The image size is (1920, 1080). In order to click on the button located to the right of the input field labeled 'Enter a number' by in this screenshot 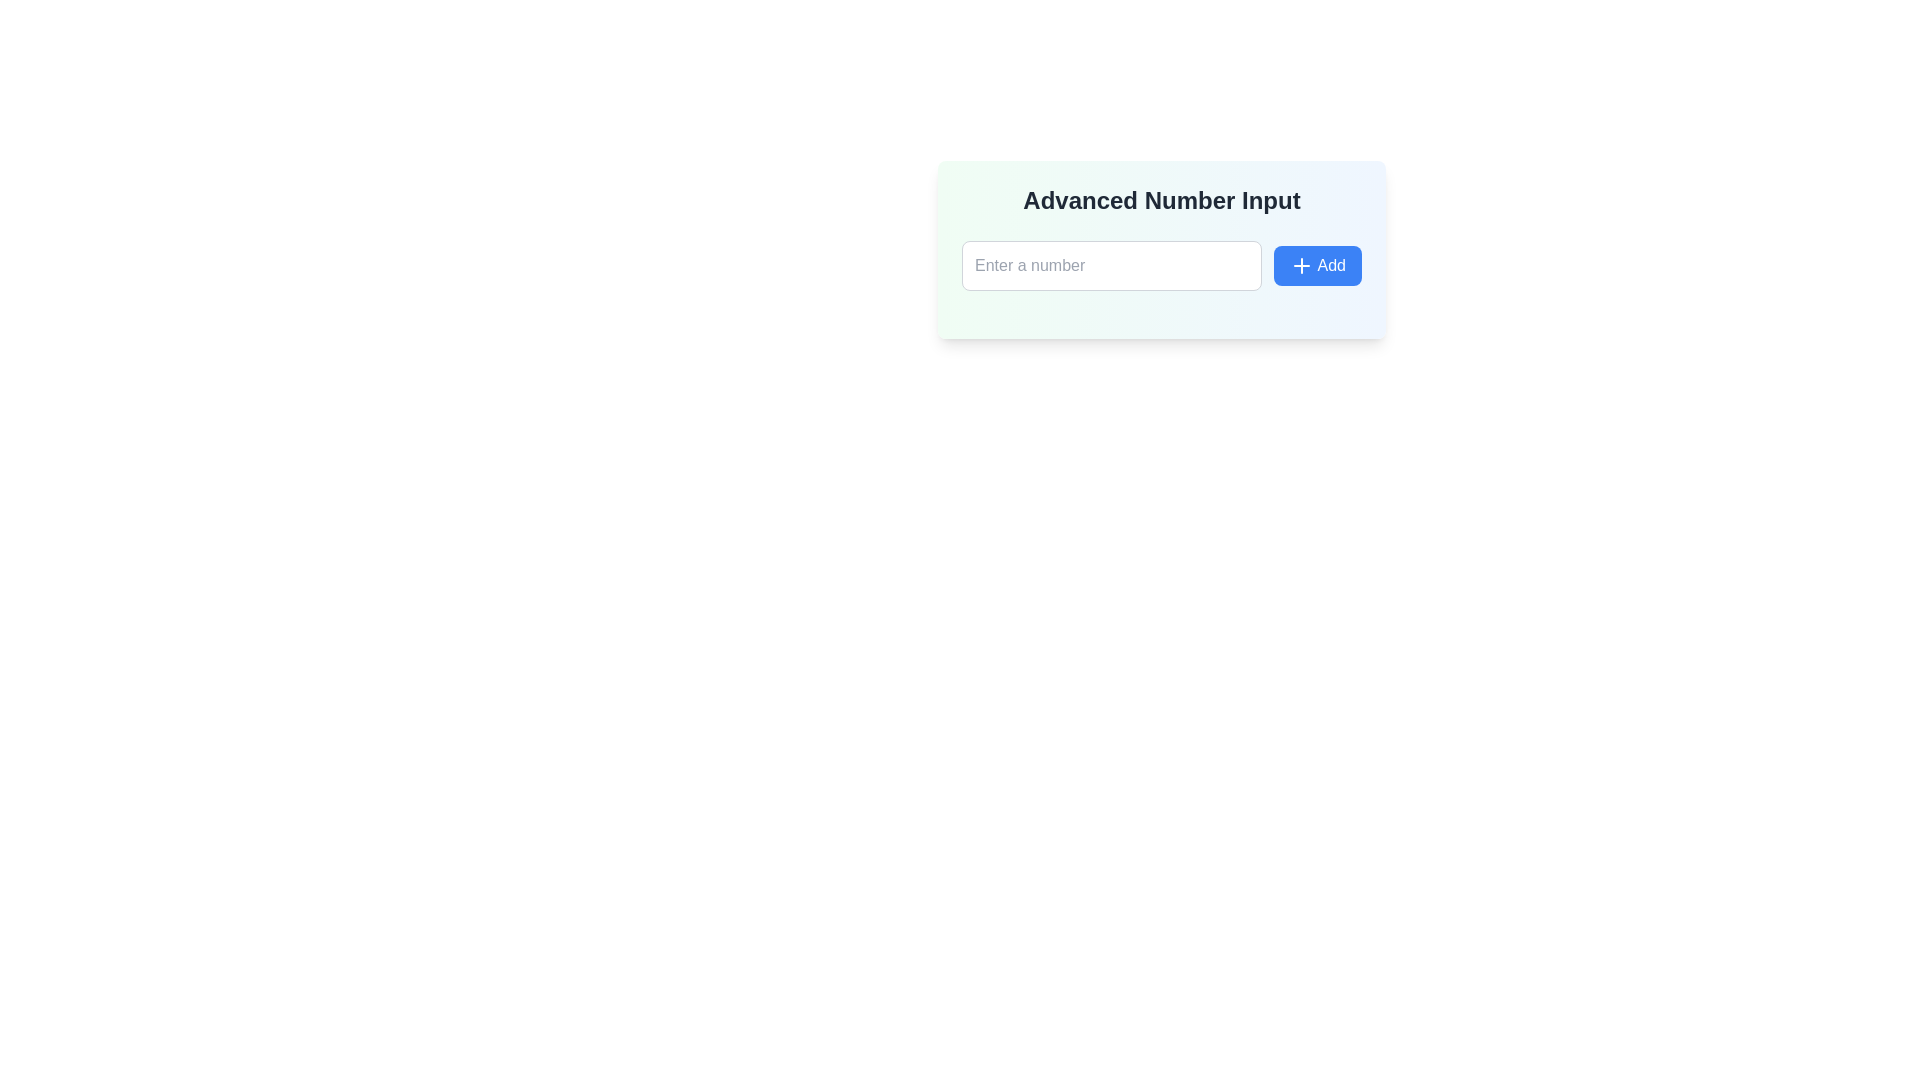, I will do `click(1317, 265)`.